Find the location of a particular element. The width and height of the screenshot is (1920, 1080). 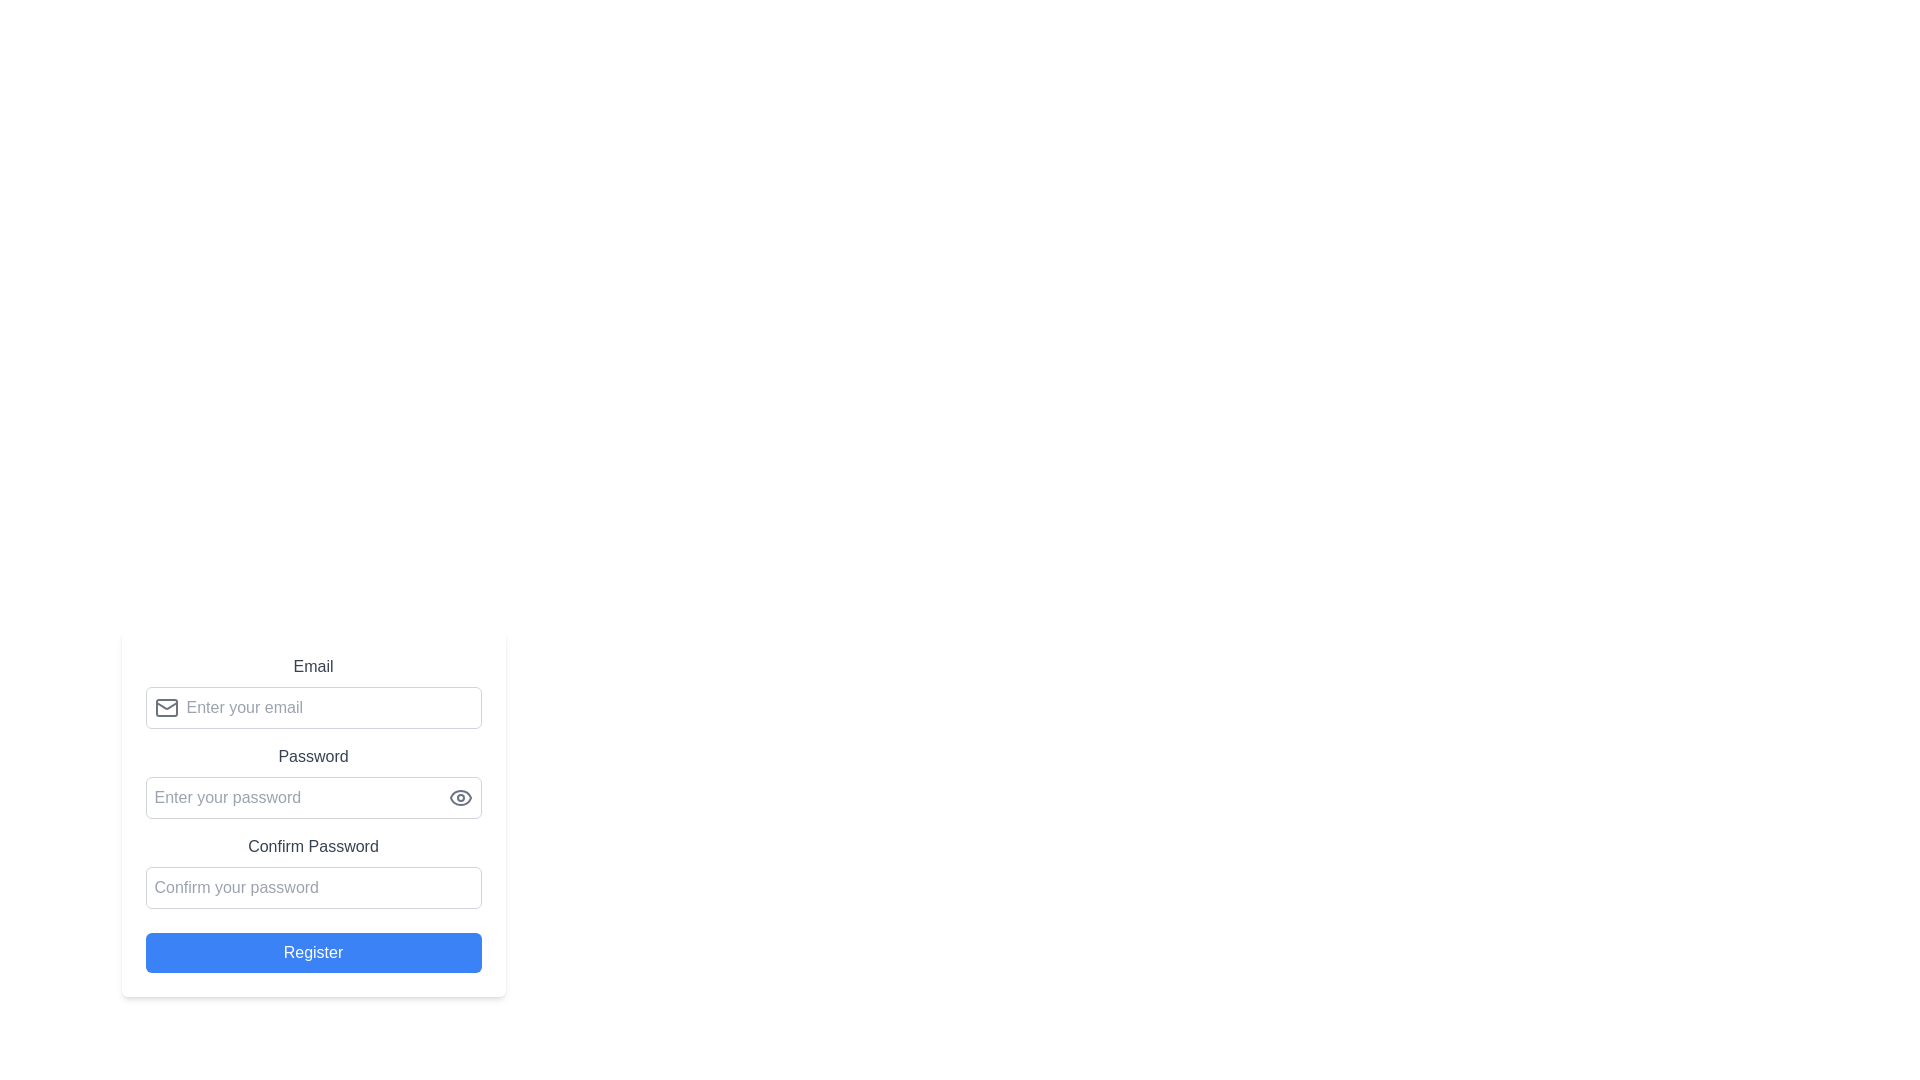

the password confirmation text label, which serves as a guide for the corresponding input field directly below it is located at coordinates (312, 847).